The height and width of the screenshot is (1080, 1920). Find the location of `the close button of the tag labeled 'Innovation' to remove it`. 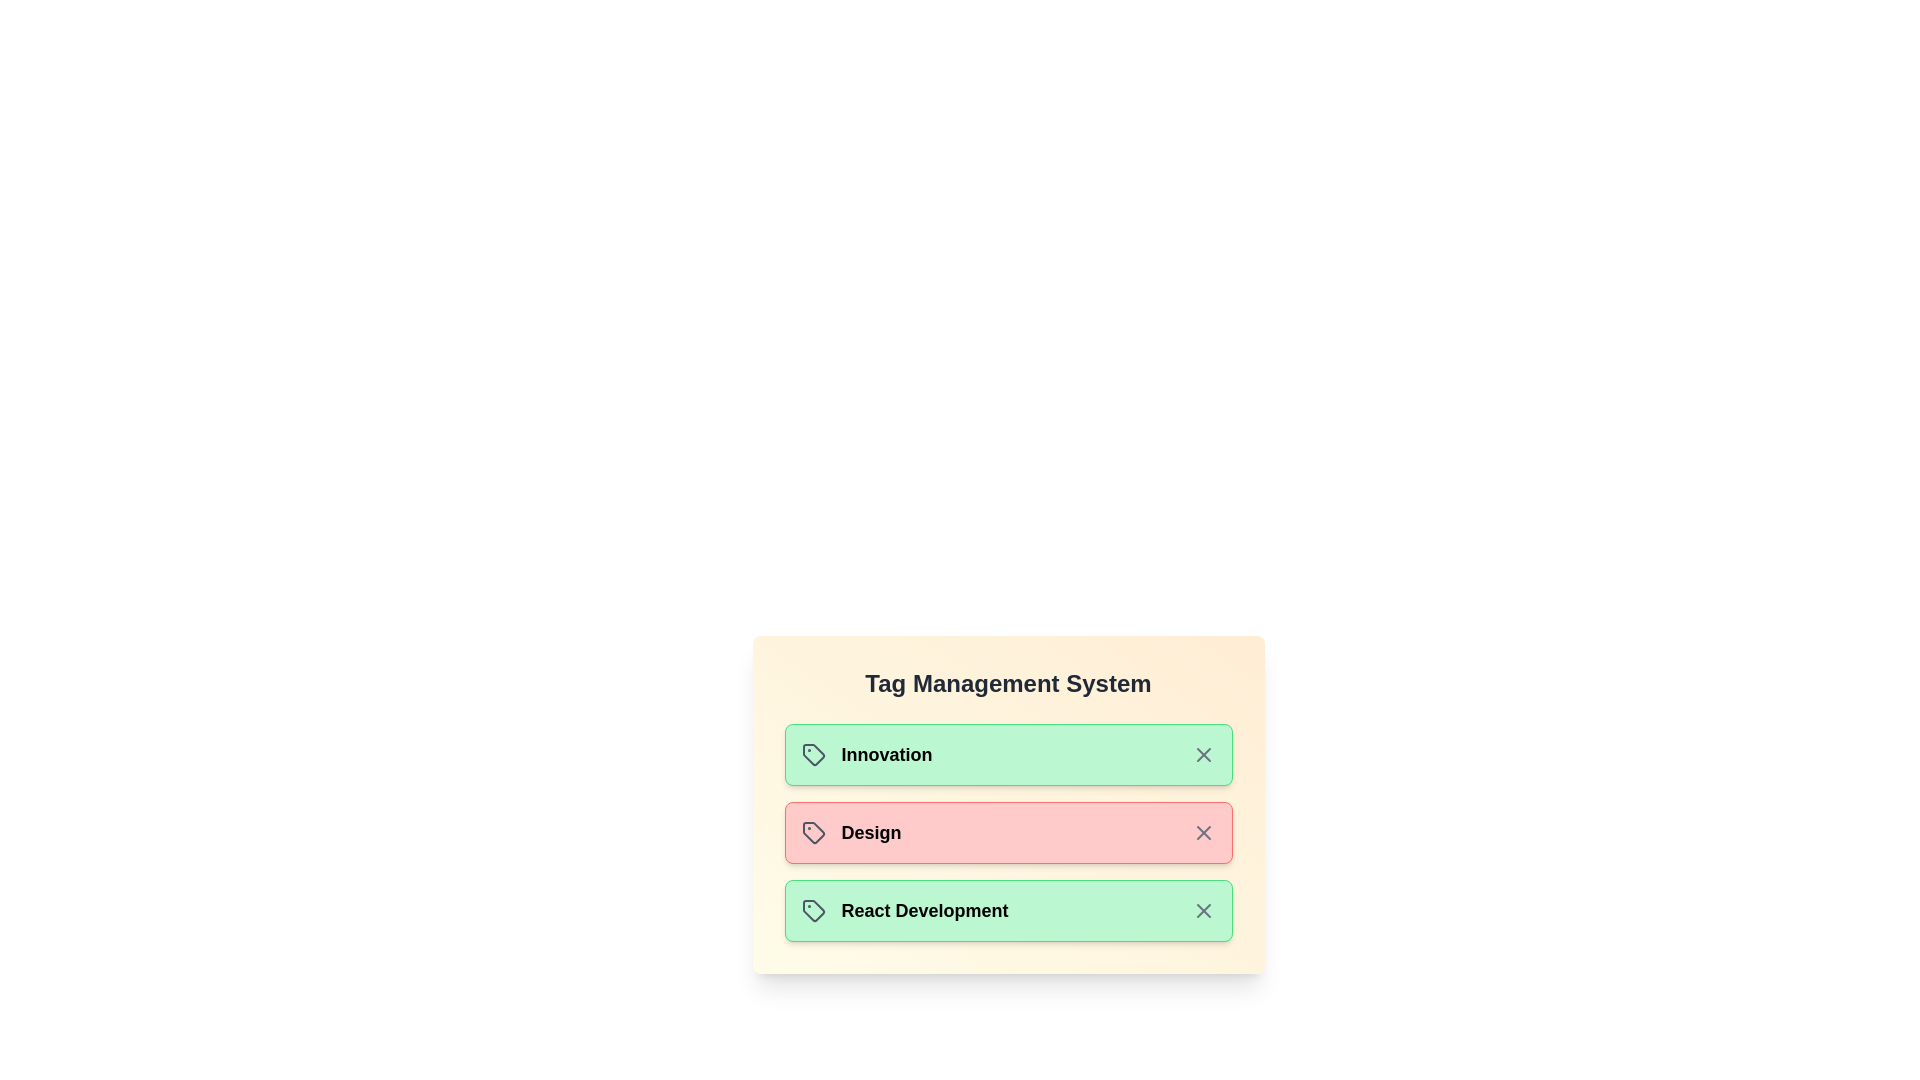

the close button of the tag labeled 'Innovation' to remove it is located at coordinates (1202, 755).